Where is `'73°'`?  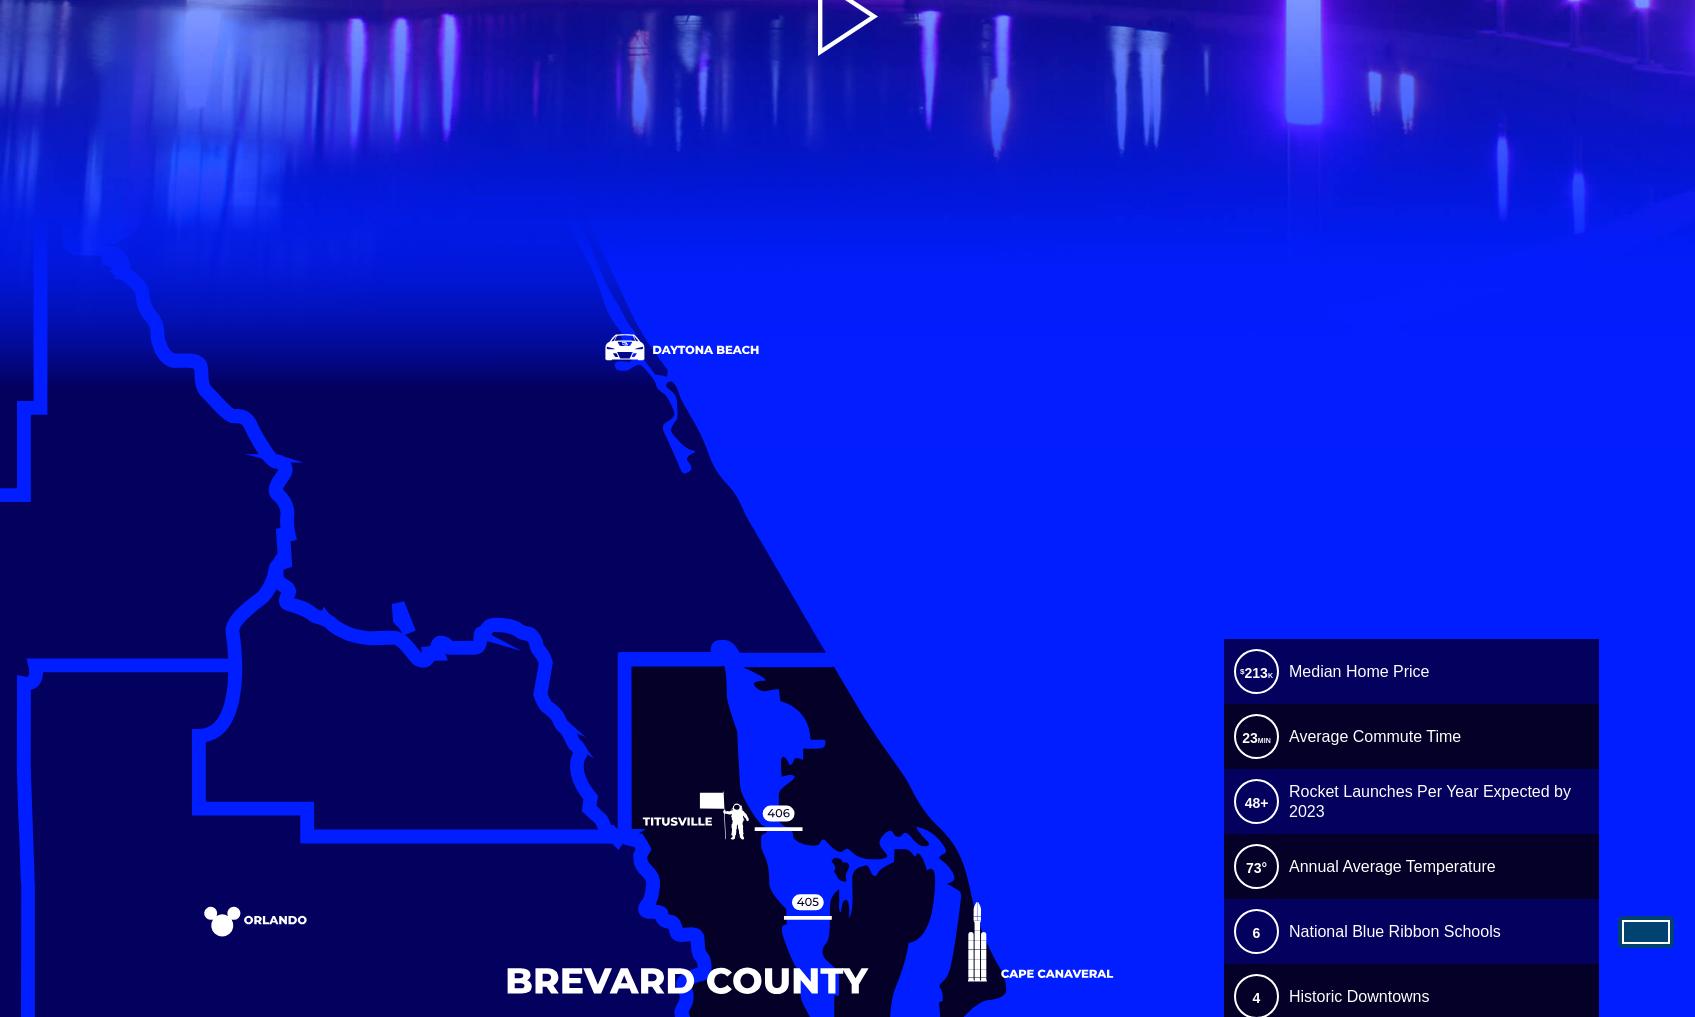
'73°' is located at coordinates (1254, 868).